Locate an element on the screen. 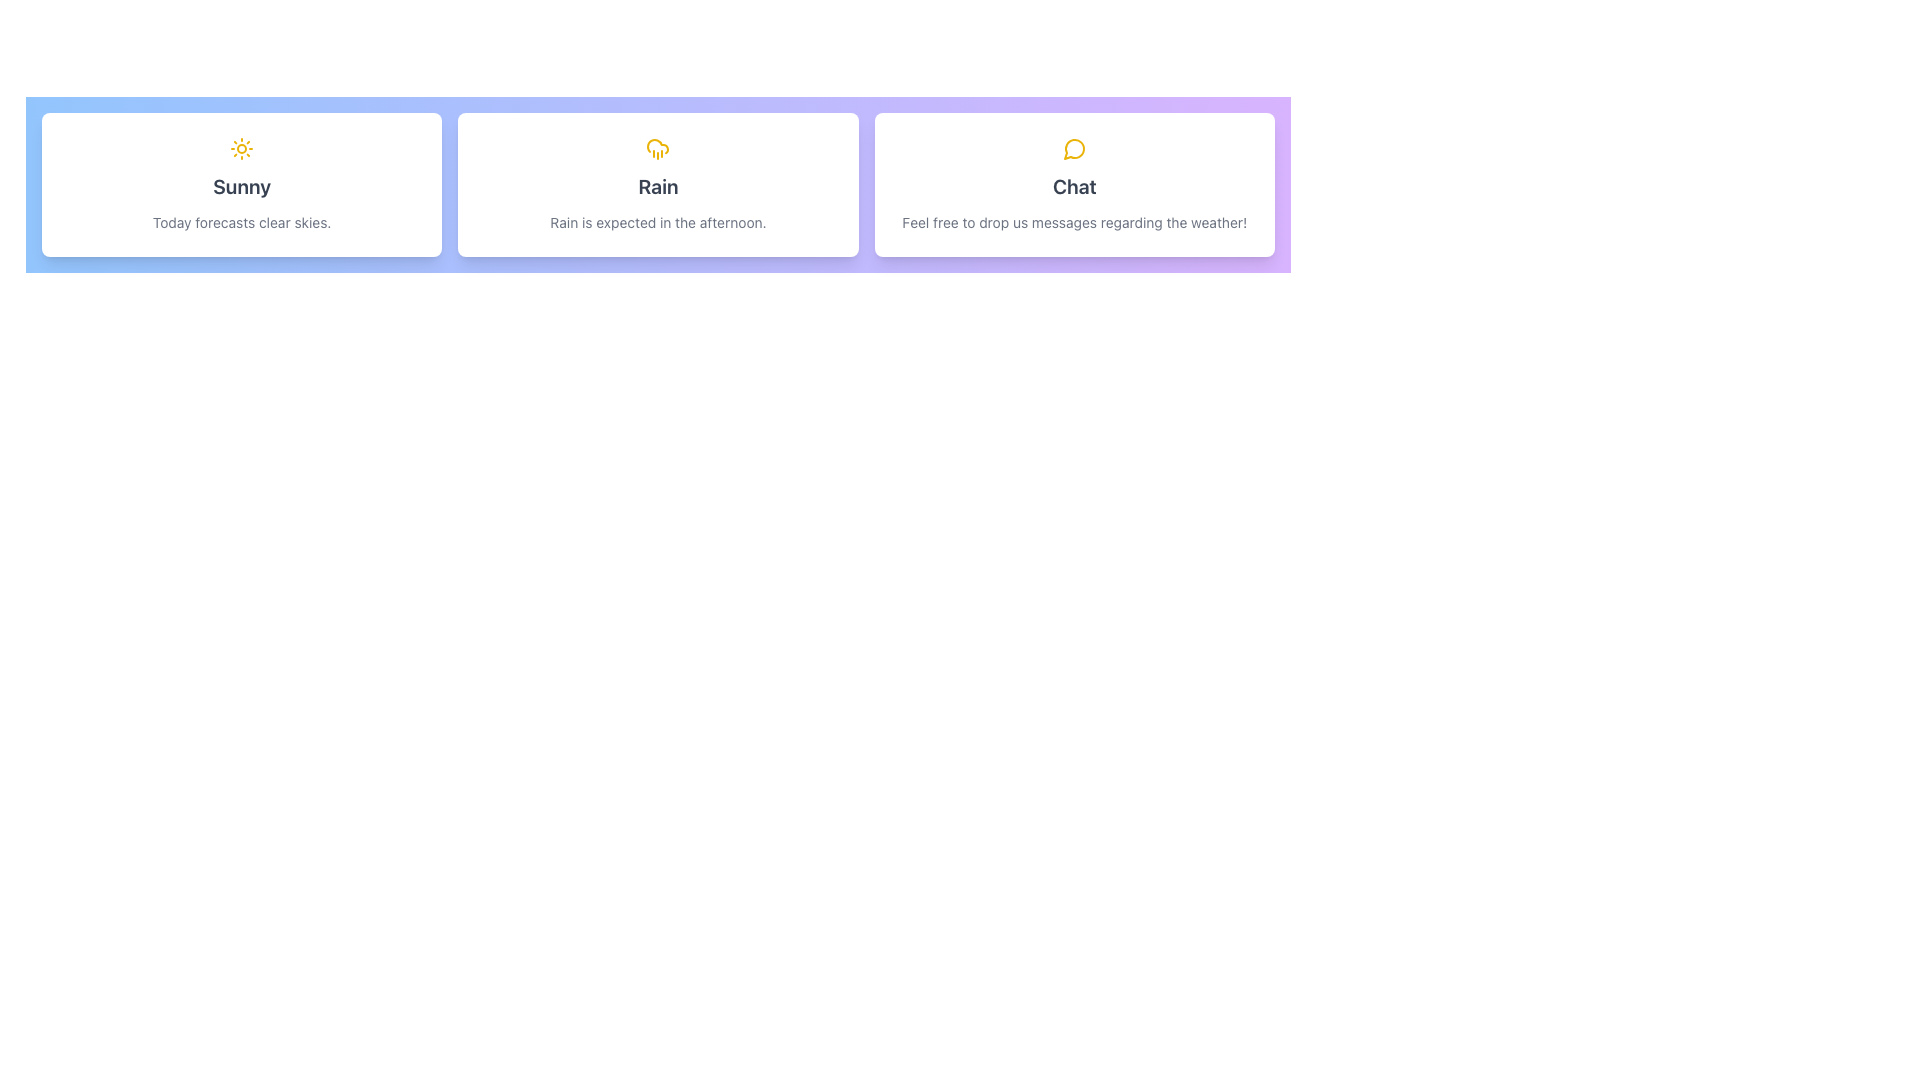 The height and width of the screenshot is (1080, 1920). the weather condition label that displays the weather information, located centrally beneath the rainy weather icon and above the description text that states 'Rain is expected in the afternoon.' is located at coordinates (658, 186).